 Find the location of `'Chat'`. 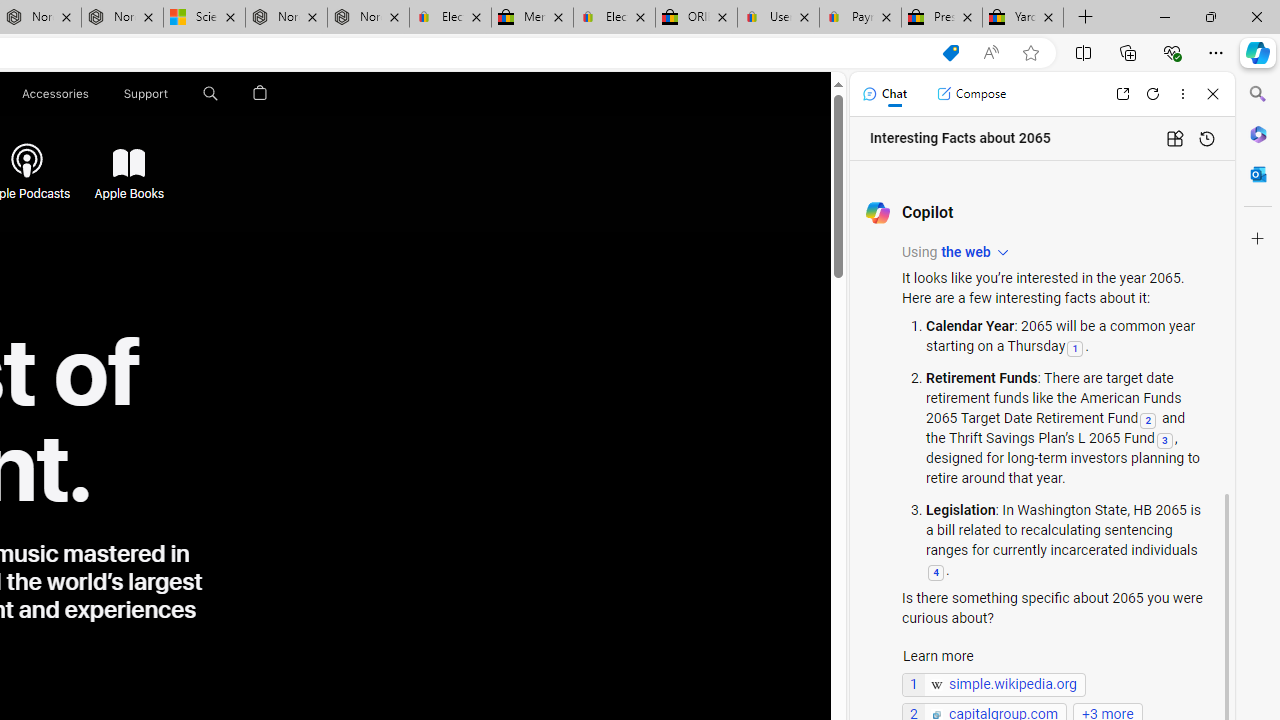

'Chat' is located at coordinates (883, 93).